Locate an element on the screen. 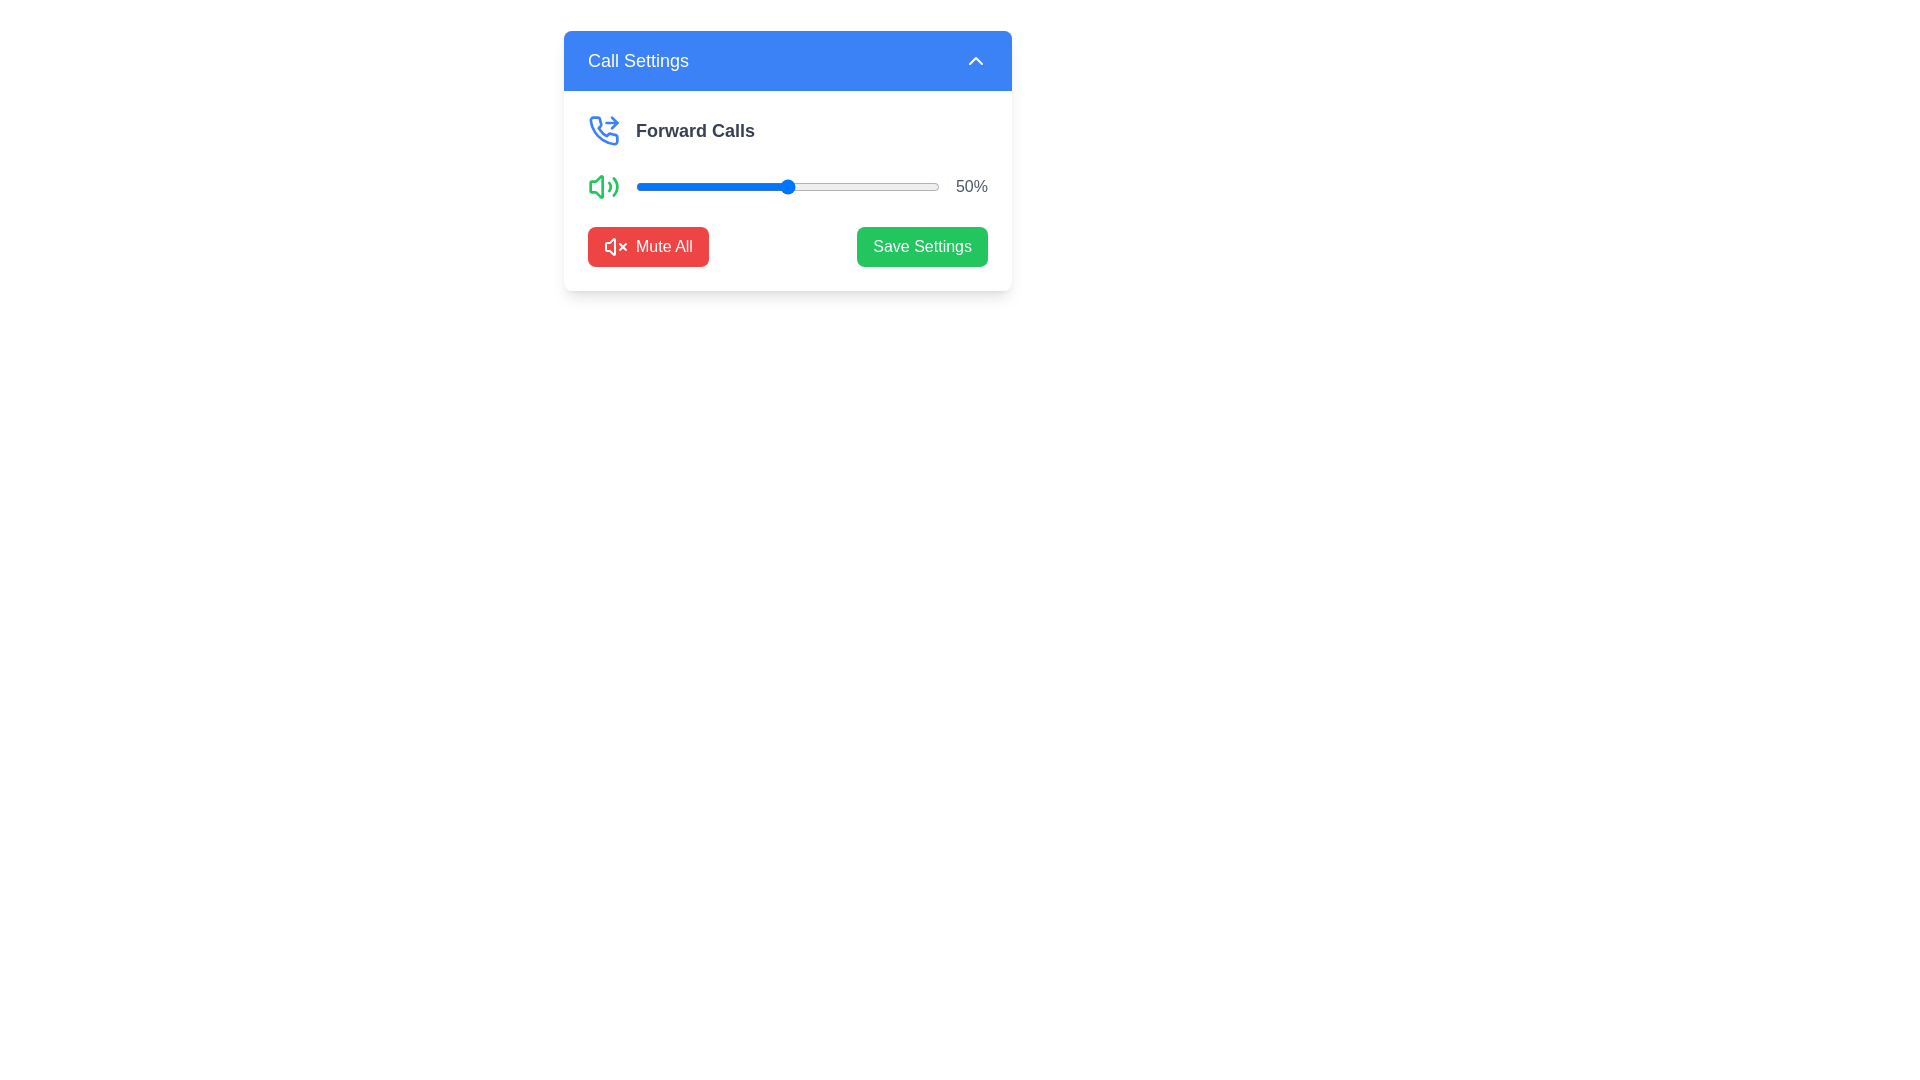 The image size is (1920, 1080). the slider is located at coordinates (756, 186).